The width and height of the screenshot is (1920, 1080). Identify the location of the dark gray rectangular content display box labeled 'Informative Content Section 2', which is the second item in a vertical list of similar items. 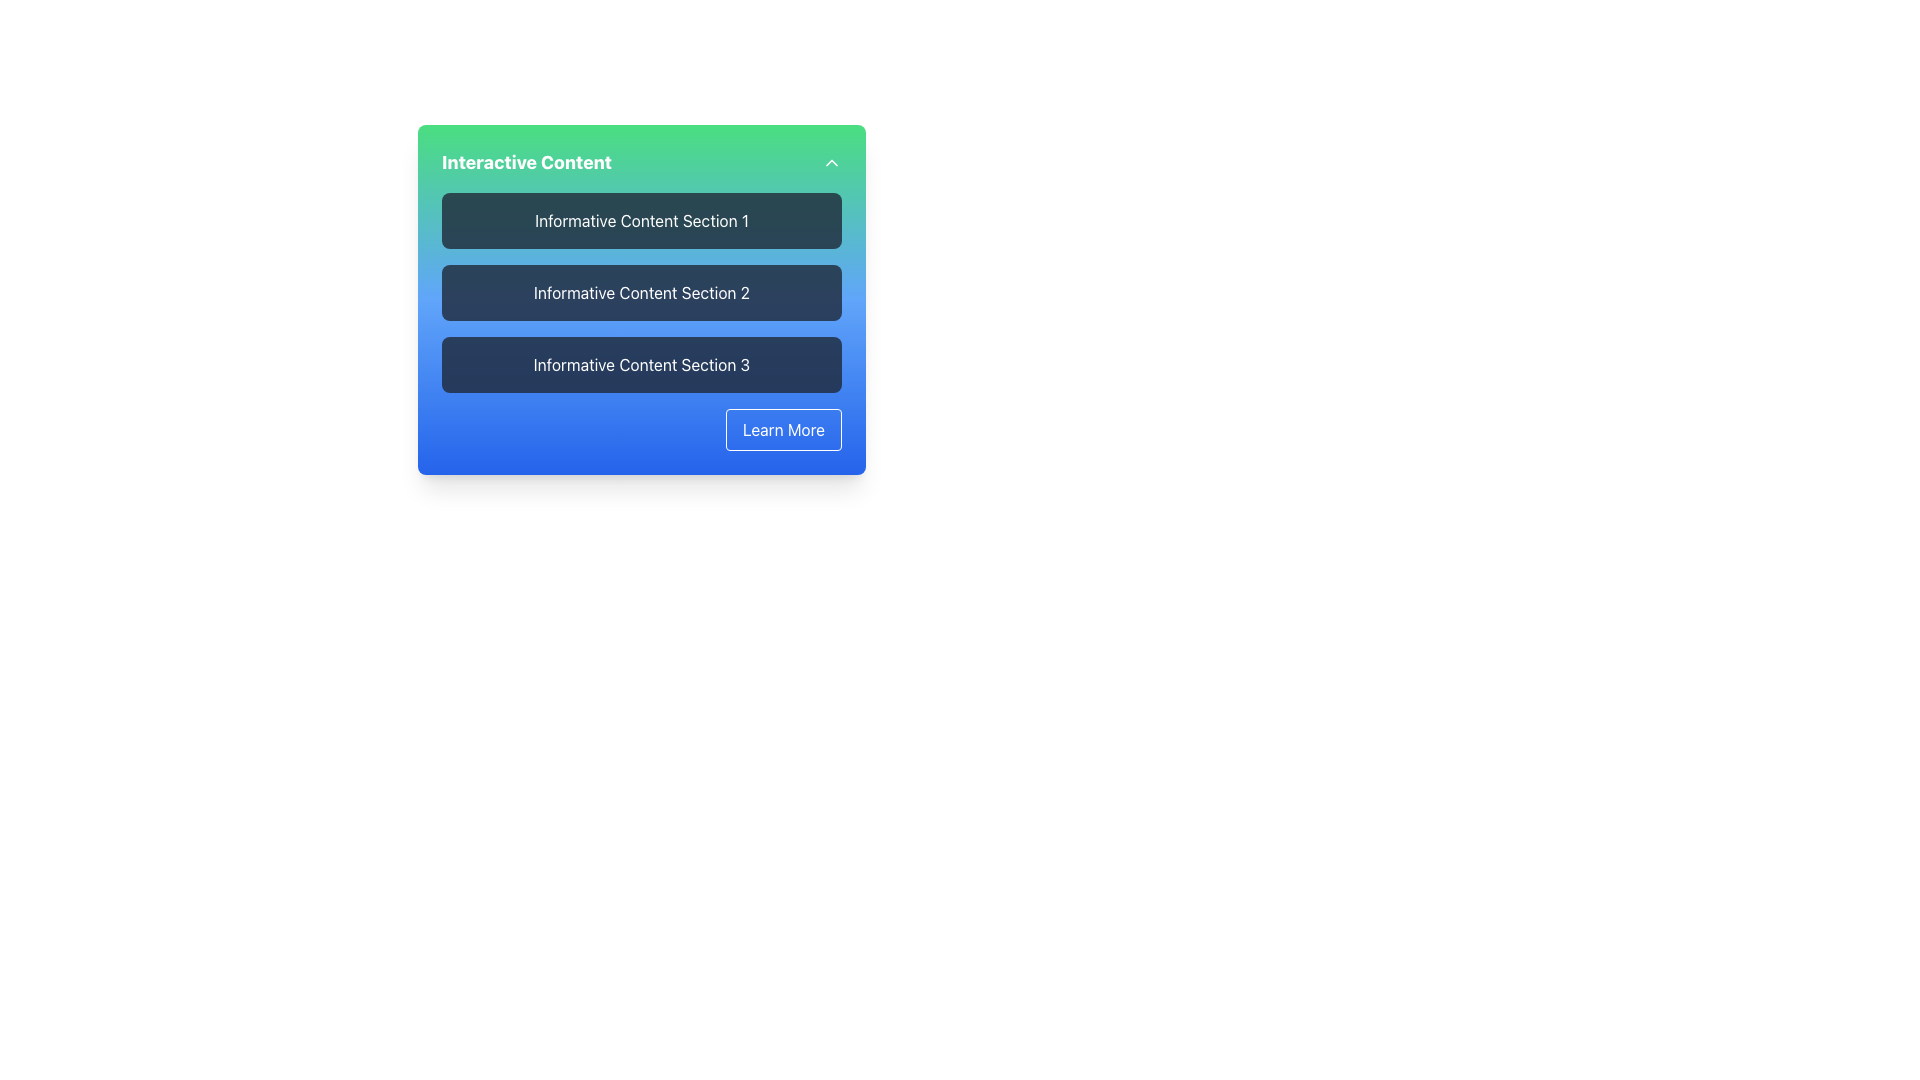
(642, 293).